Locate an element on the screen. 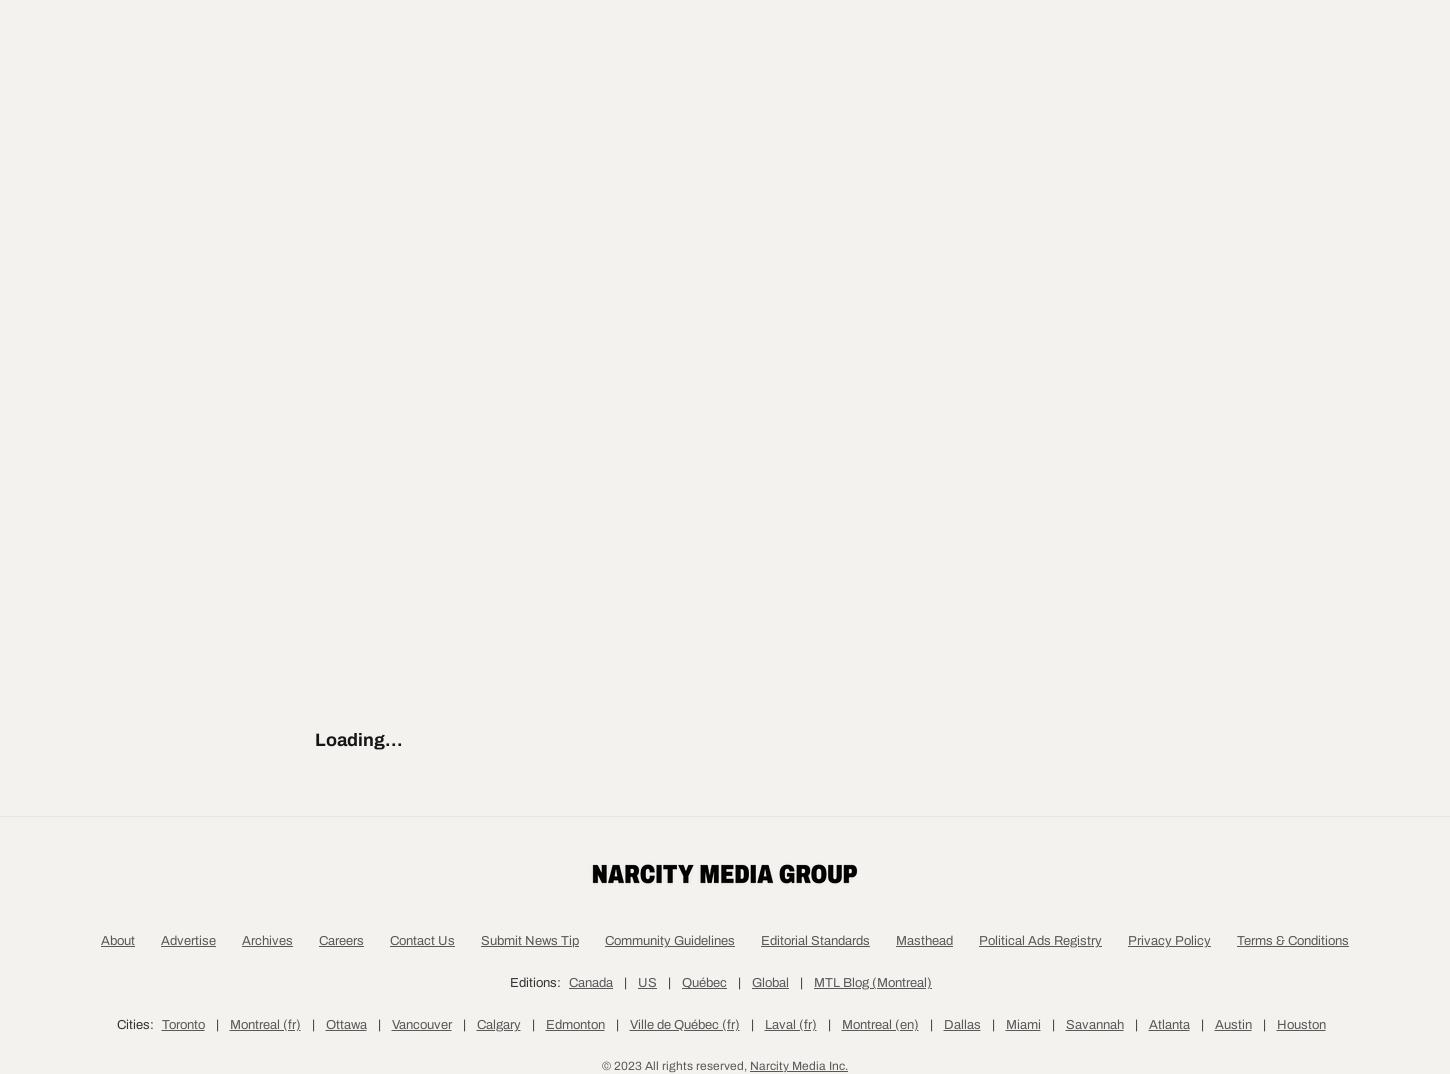  'Taylor Russell at the 2023 Film Independent Spirit Awards. Right: Harry Styles performing at the Rockefeller Plaza in May 2022.' is located at coordinates (354, 439).